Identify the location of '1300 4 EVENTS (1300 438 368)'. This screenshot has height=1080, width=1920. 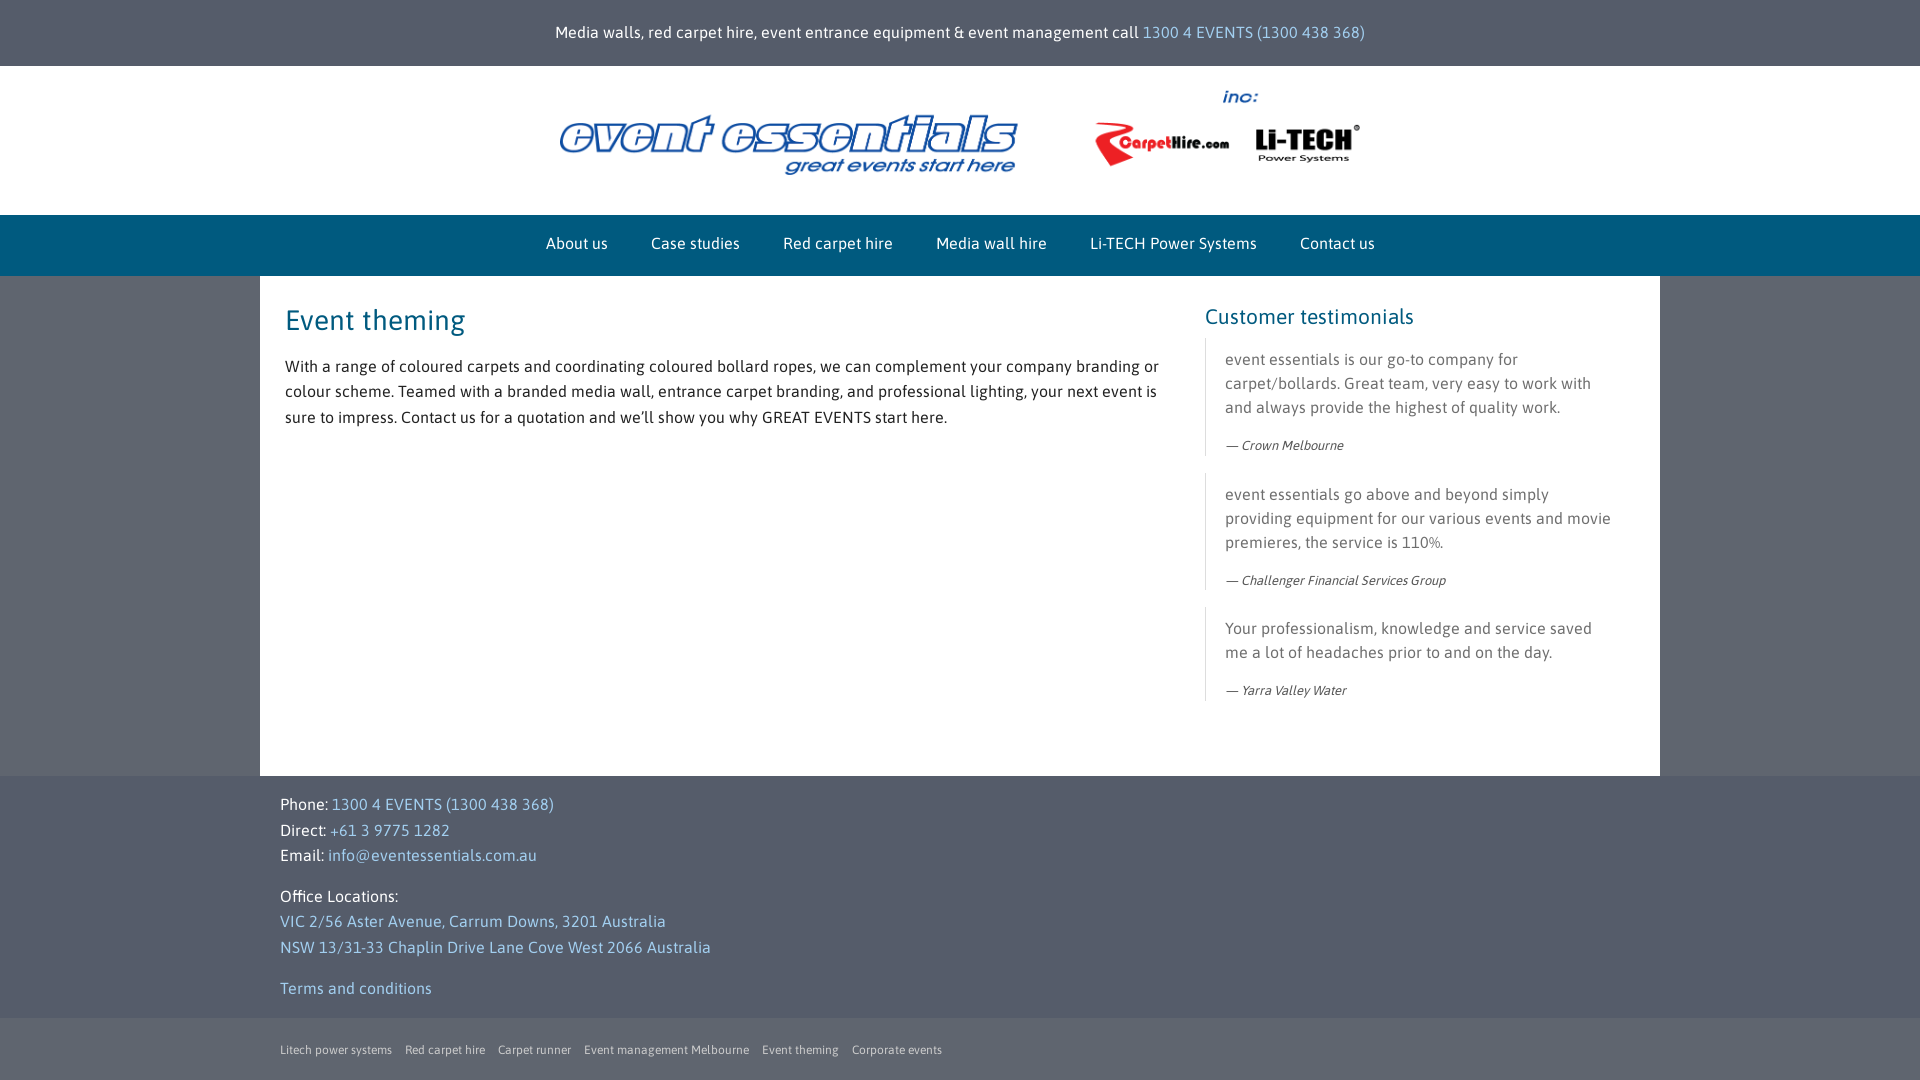
(441, 802).